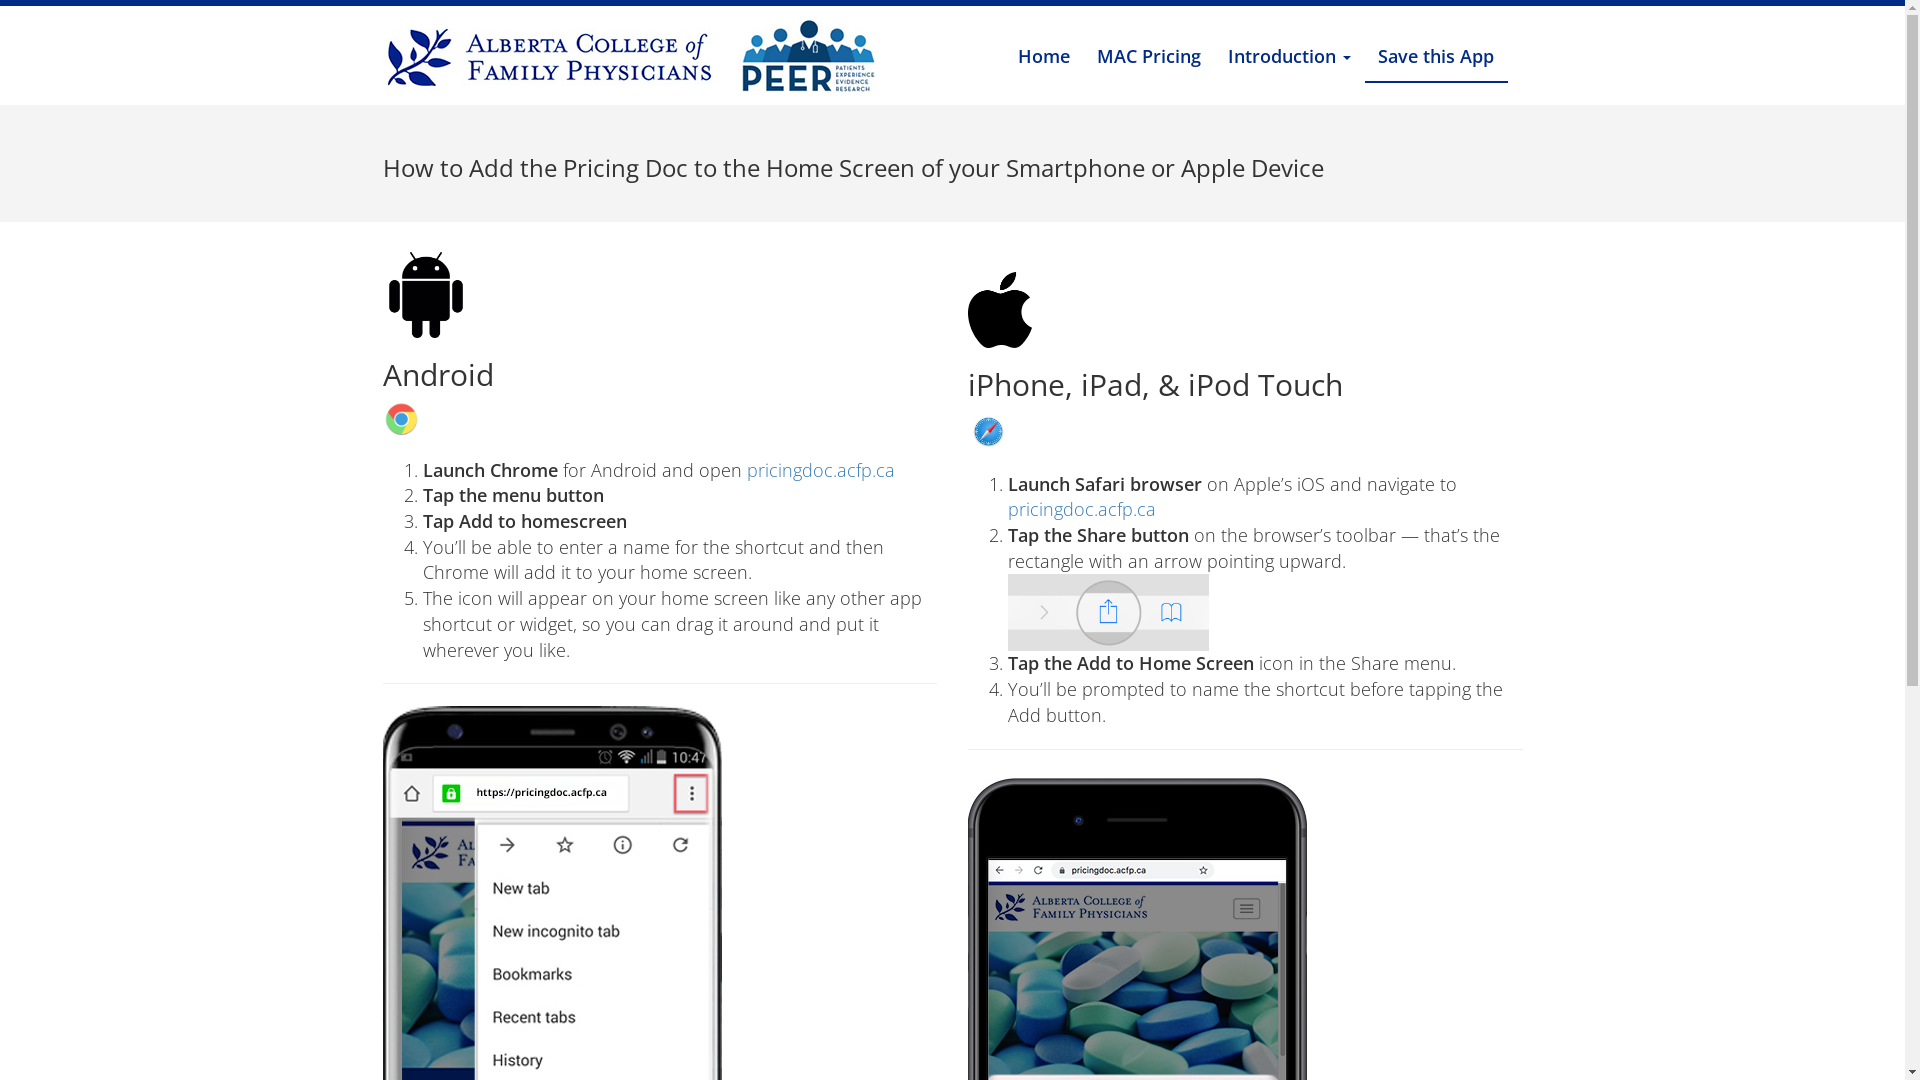 This screenshot has width=1920, height=1080. What do you see at coordinates (1289, 55) in the screenshot?
I see `'Introduction'` at bounding box center [1289, 55].